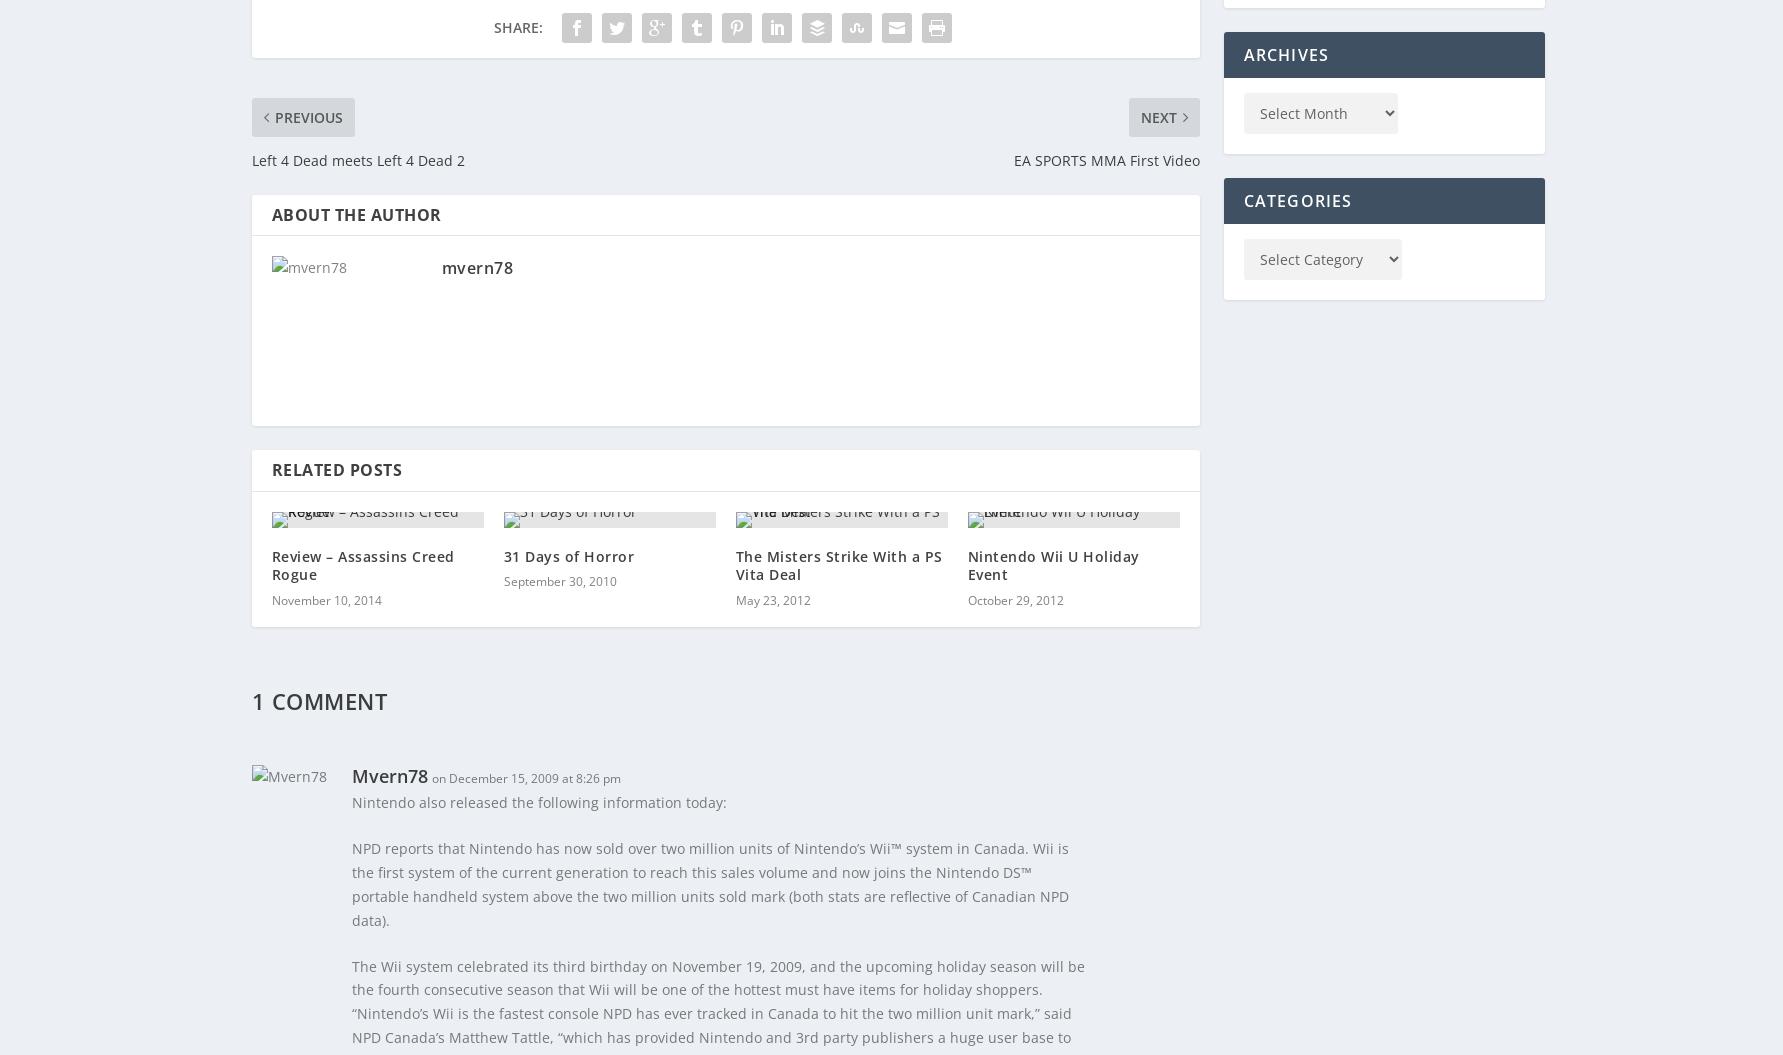  What do you see at coordinates (388, 774) in the screenshot?
I see `'Mvern78'` at bounding box center [388, 774].